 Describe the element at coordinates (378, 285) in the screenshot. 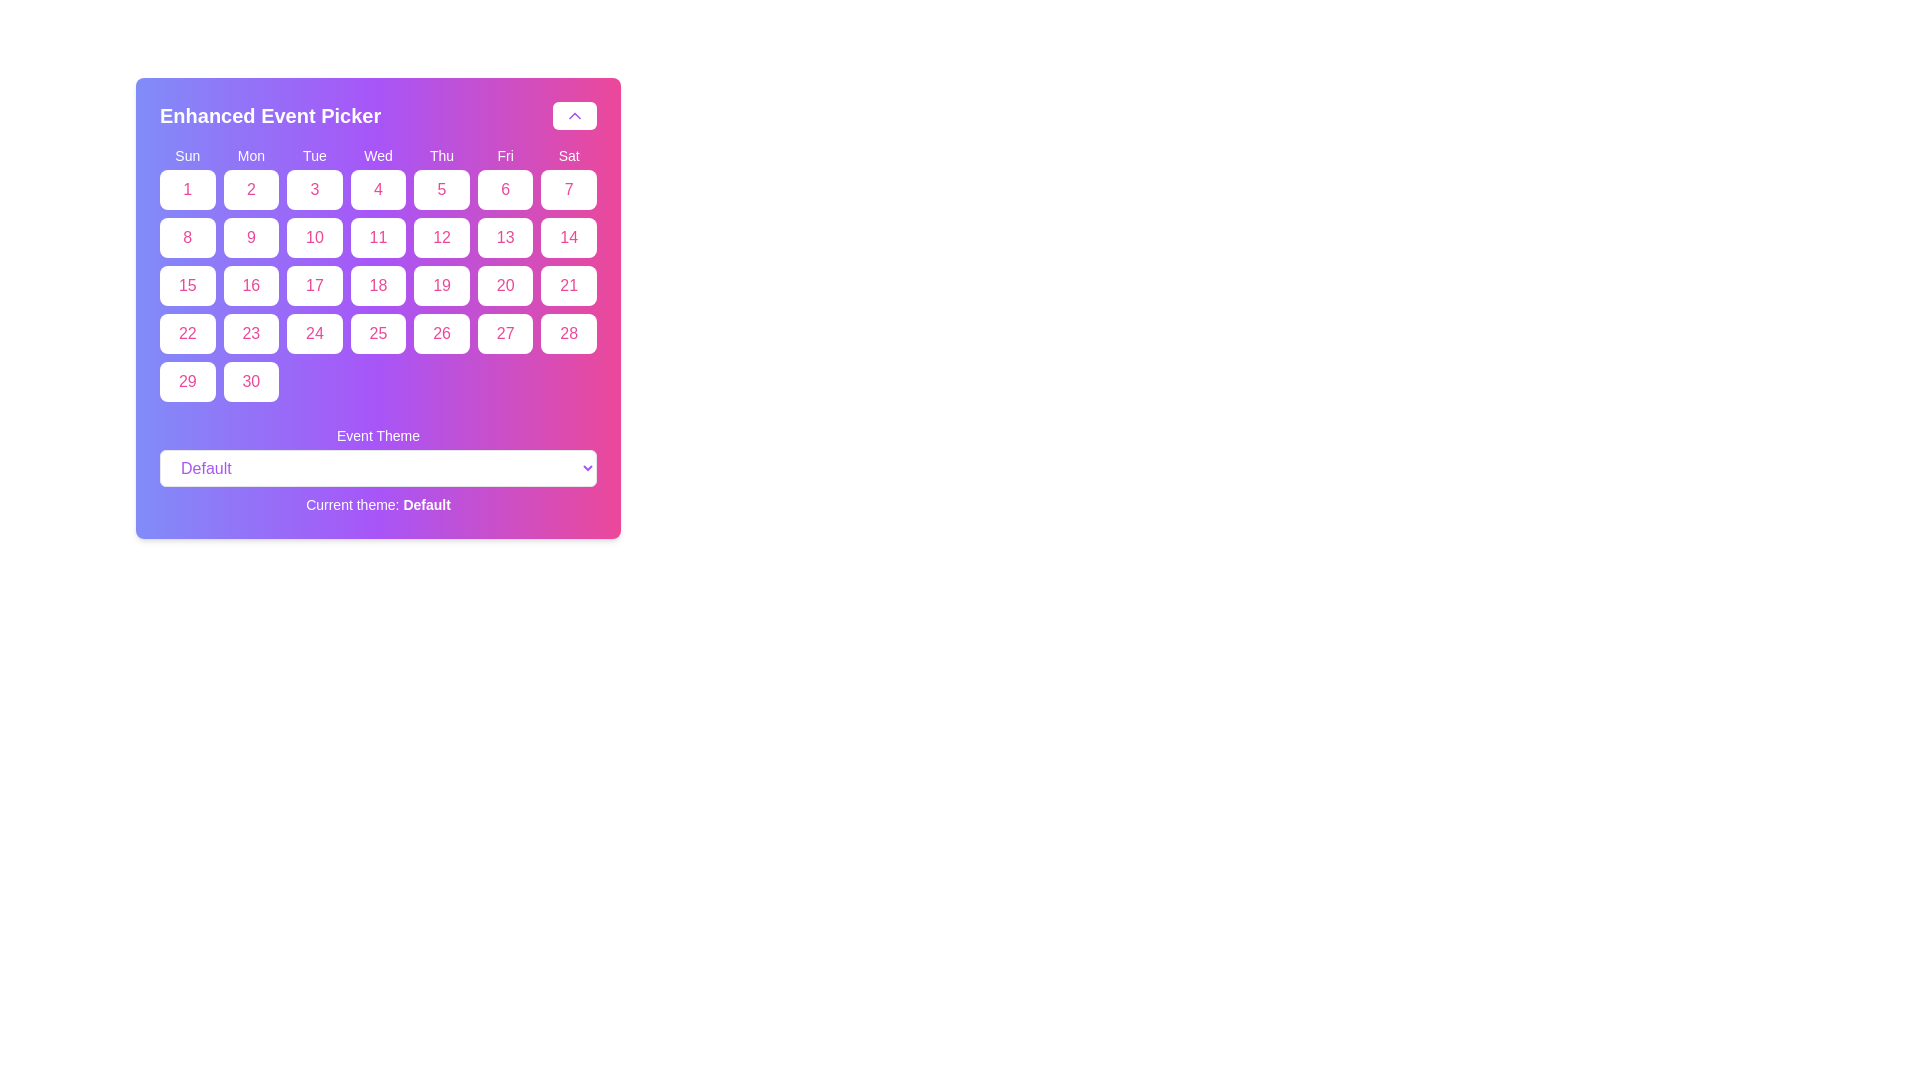

I see `the square button displaying the numeral '18' in pink text, located in the fourth column of the third row of the calendar grid` at that location.